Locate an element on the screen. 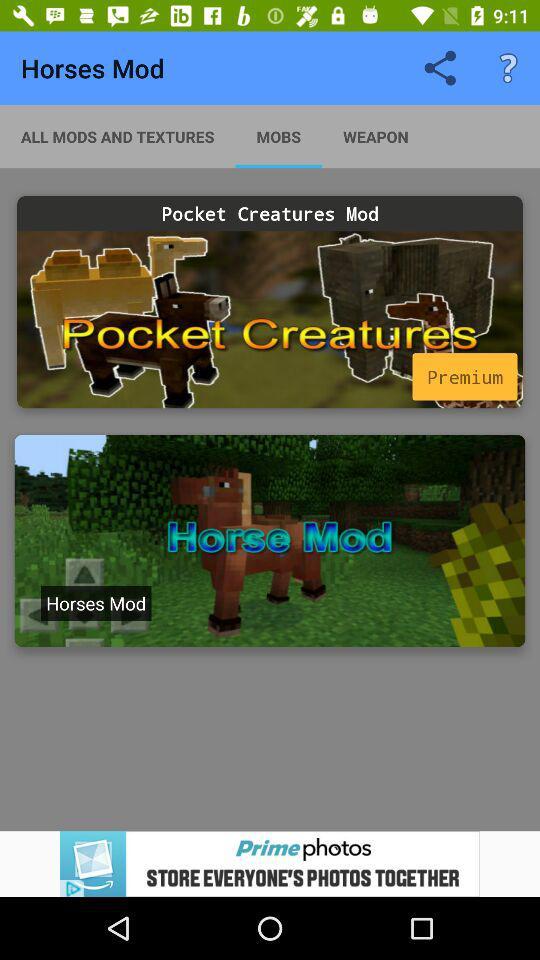 This screenshot has height=960, width=540. open horses mod is located at coordinates (270, 541).